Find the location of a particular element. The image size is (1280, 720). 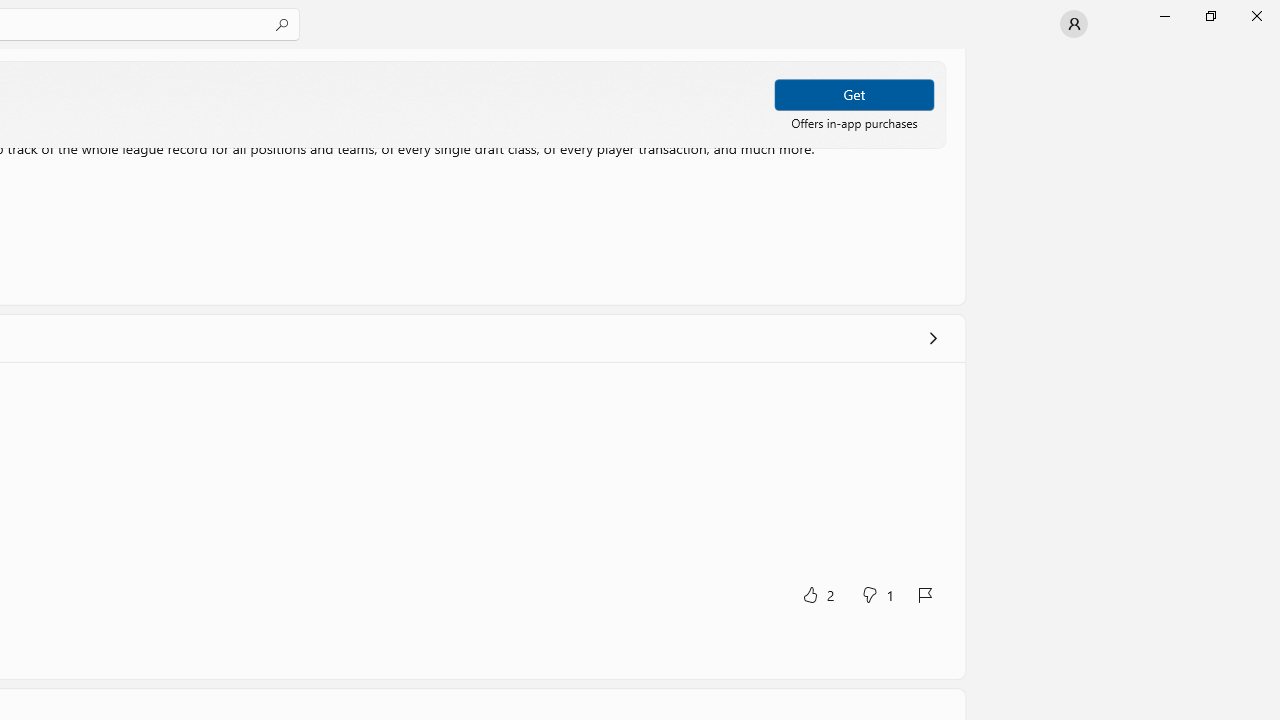

'Report review' is located at coordinates (923, 594).